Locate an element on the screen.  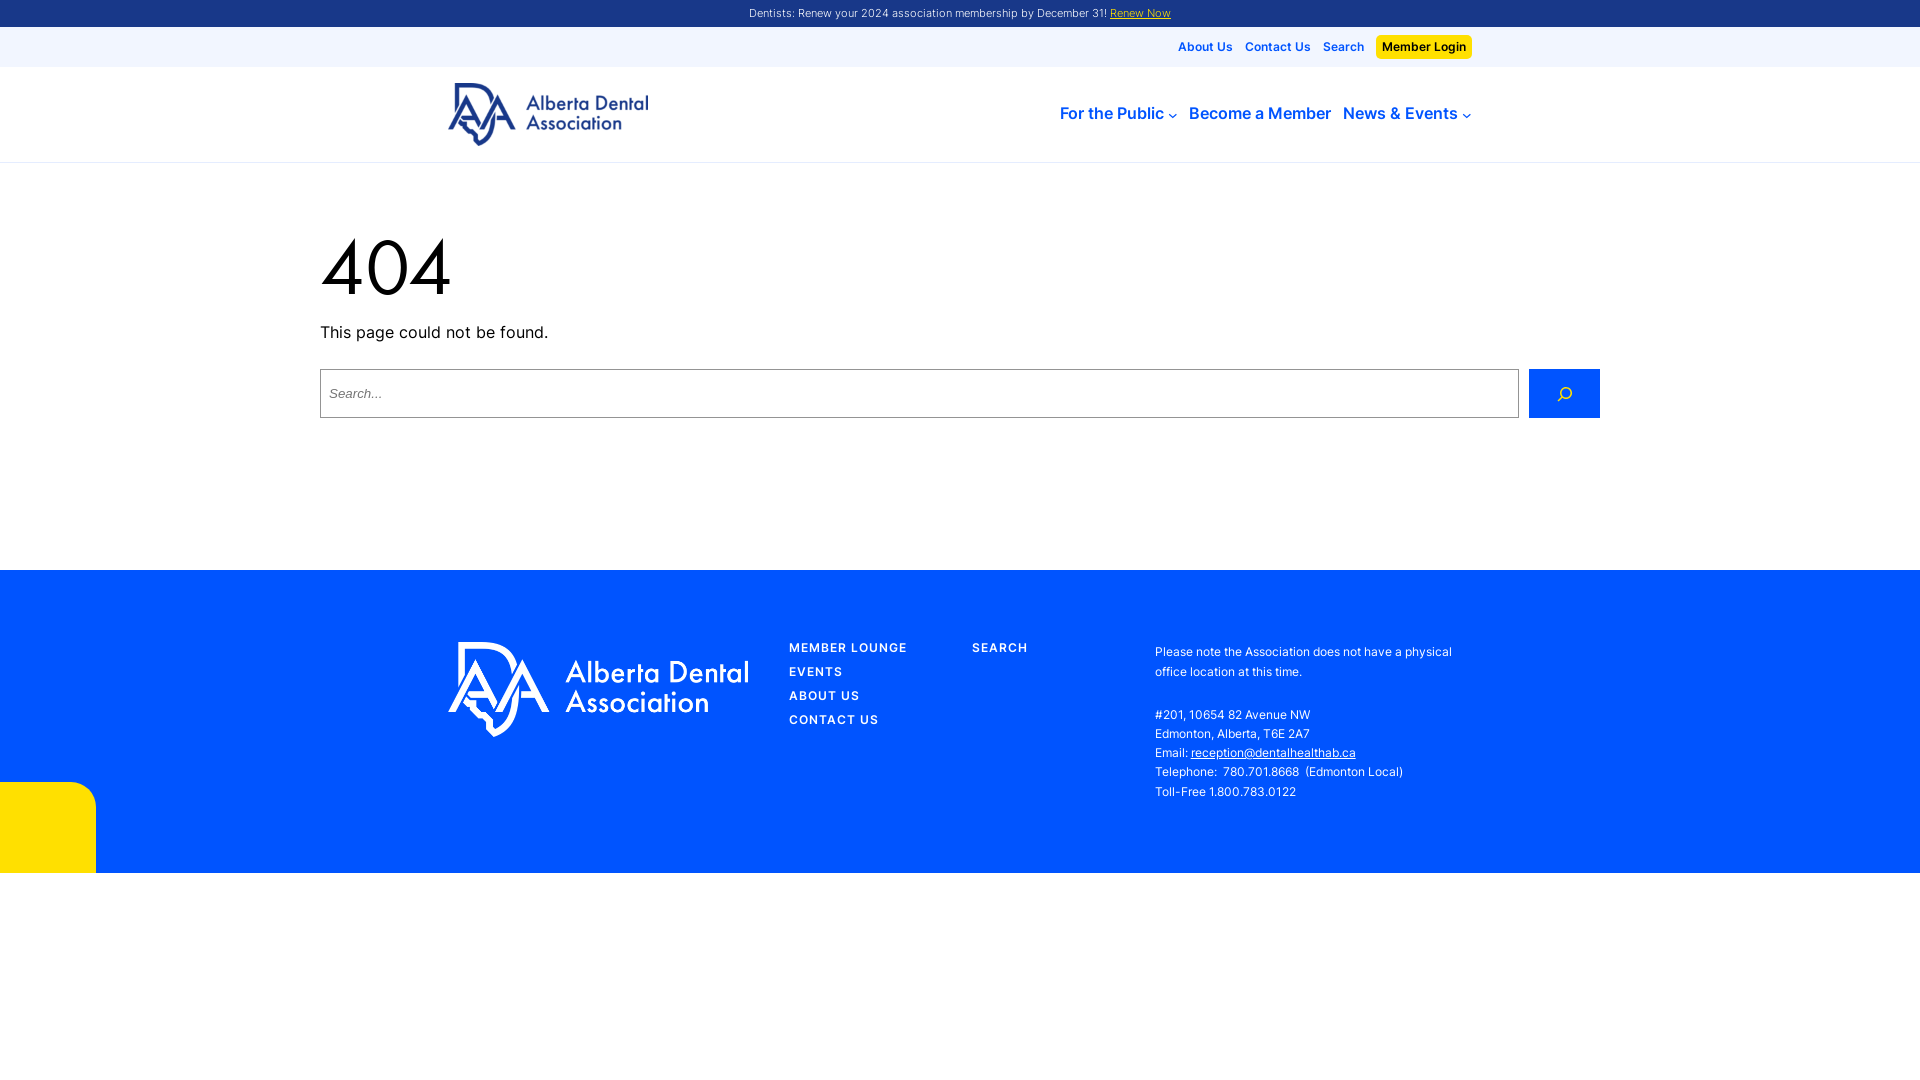
'Member Login' is located at coordinates (1423, 45).